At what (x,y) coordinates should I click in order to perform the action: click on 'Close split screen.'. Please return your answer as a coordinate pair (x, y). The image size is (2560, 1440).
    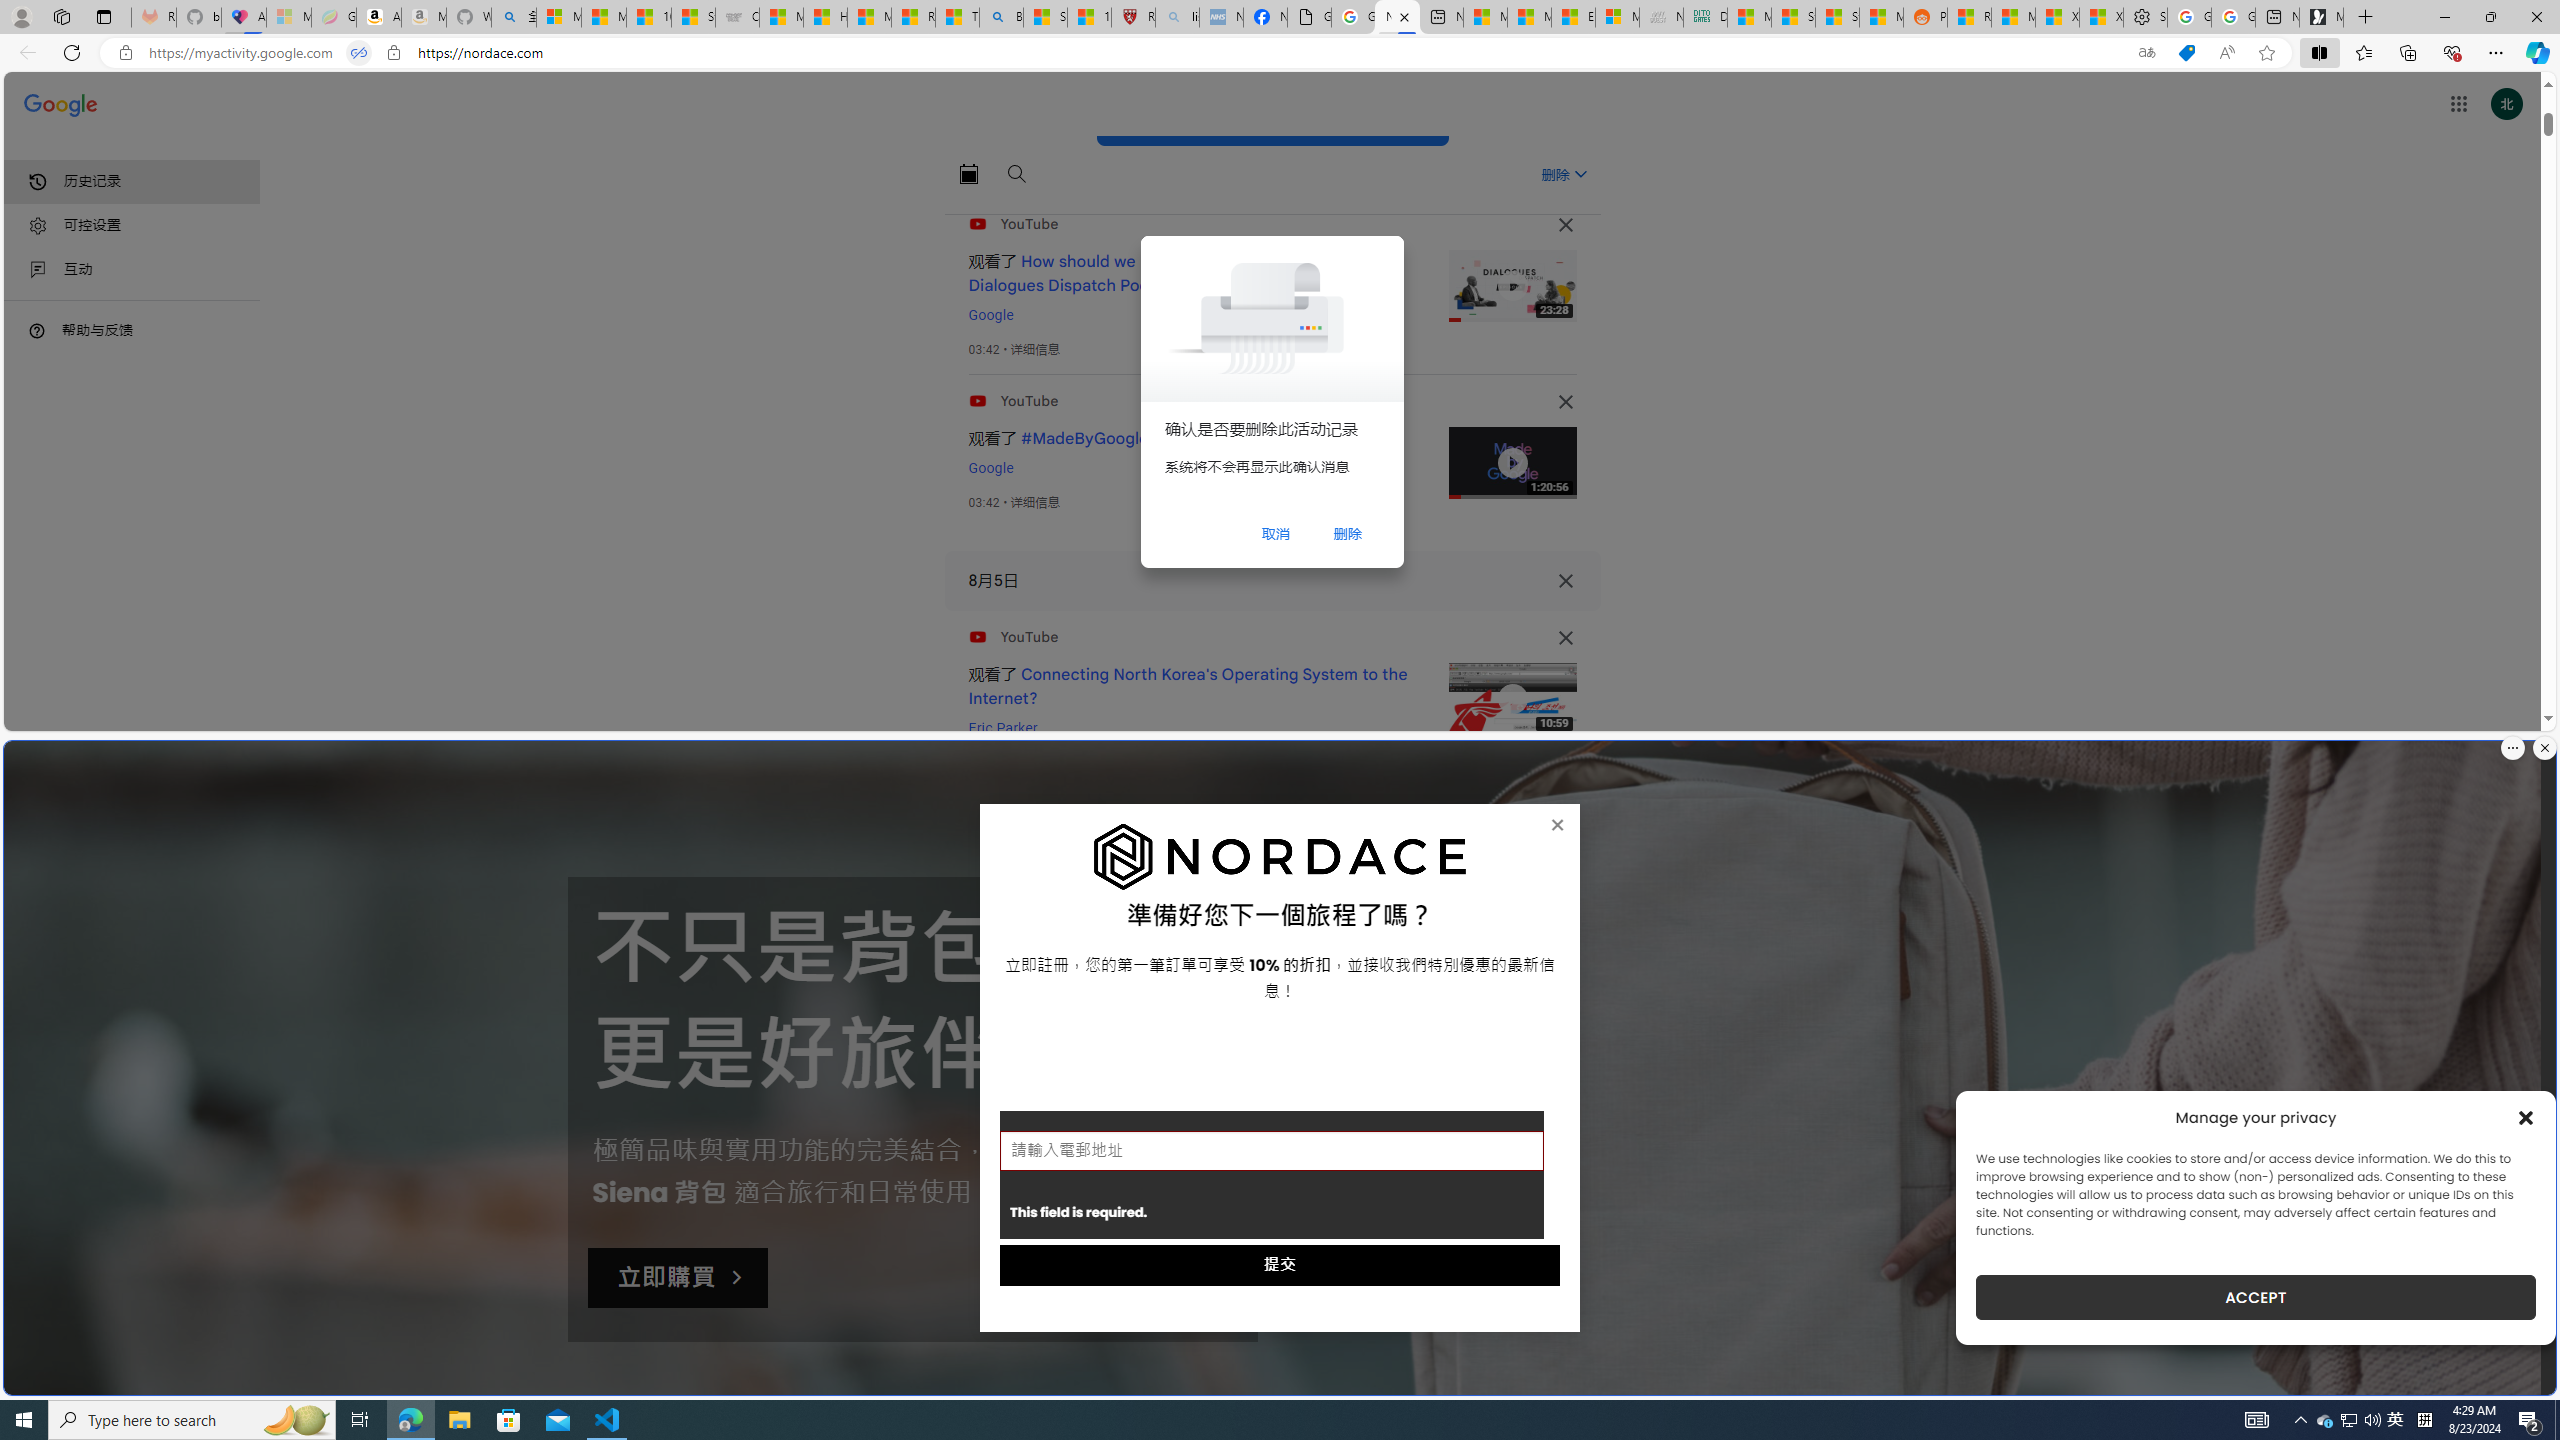
    Looking at the image, I should click on (2543, 747).